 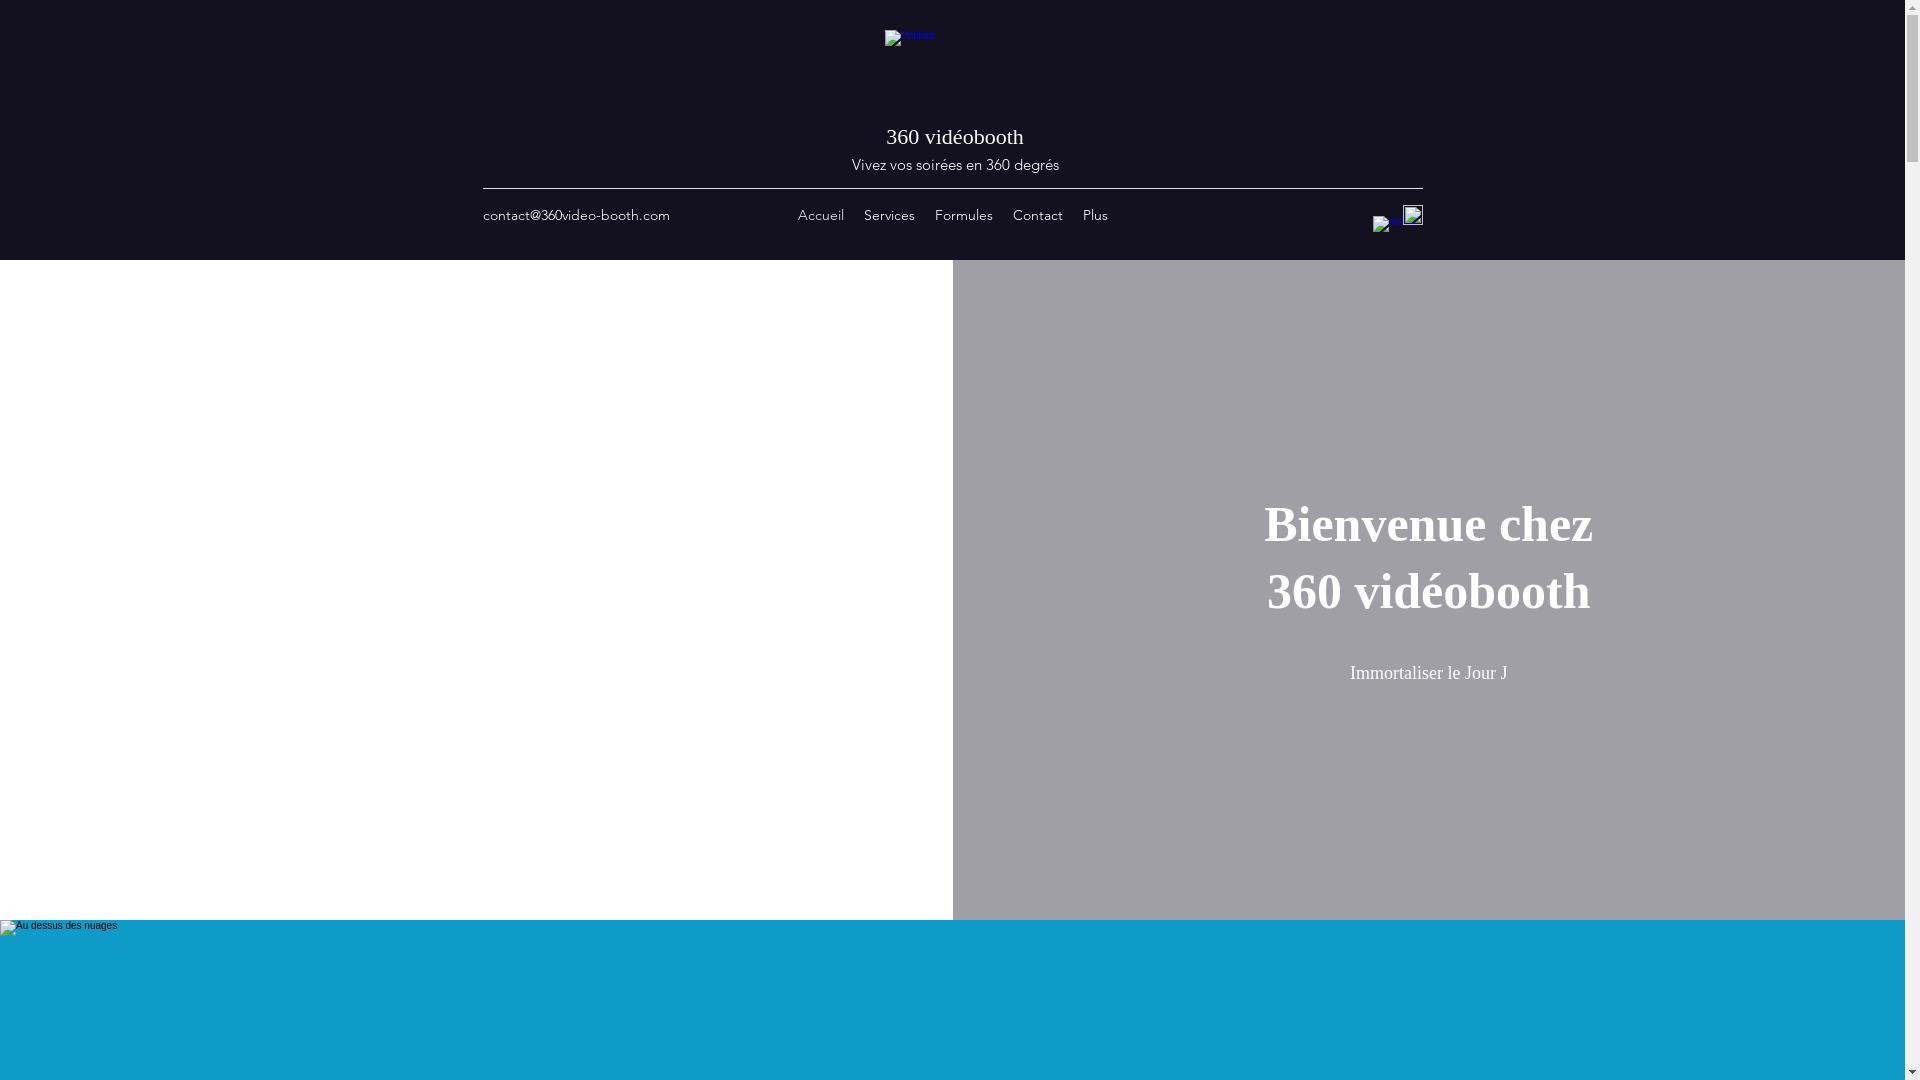 I want to click on 'Services', so click(x=854, y=215).